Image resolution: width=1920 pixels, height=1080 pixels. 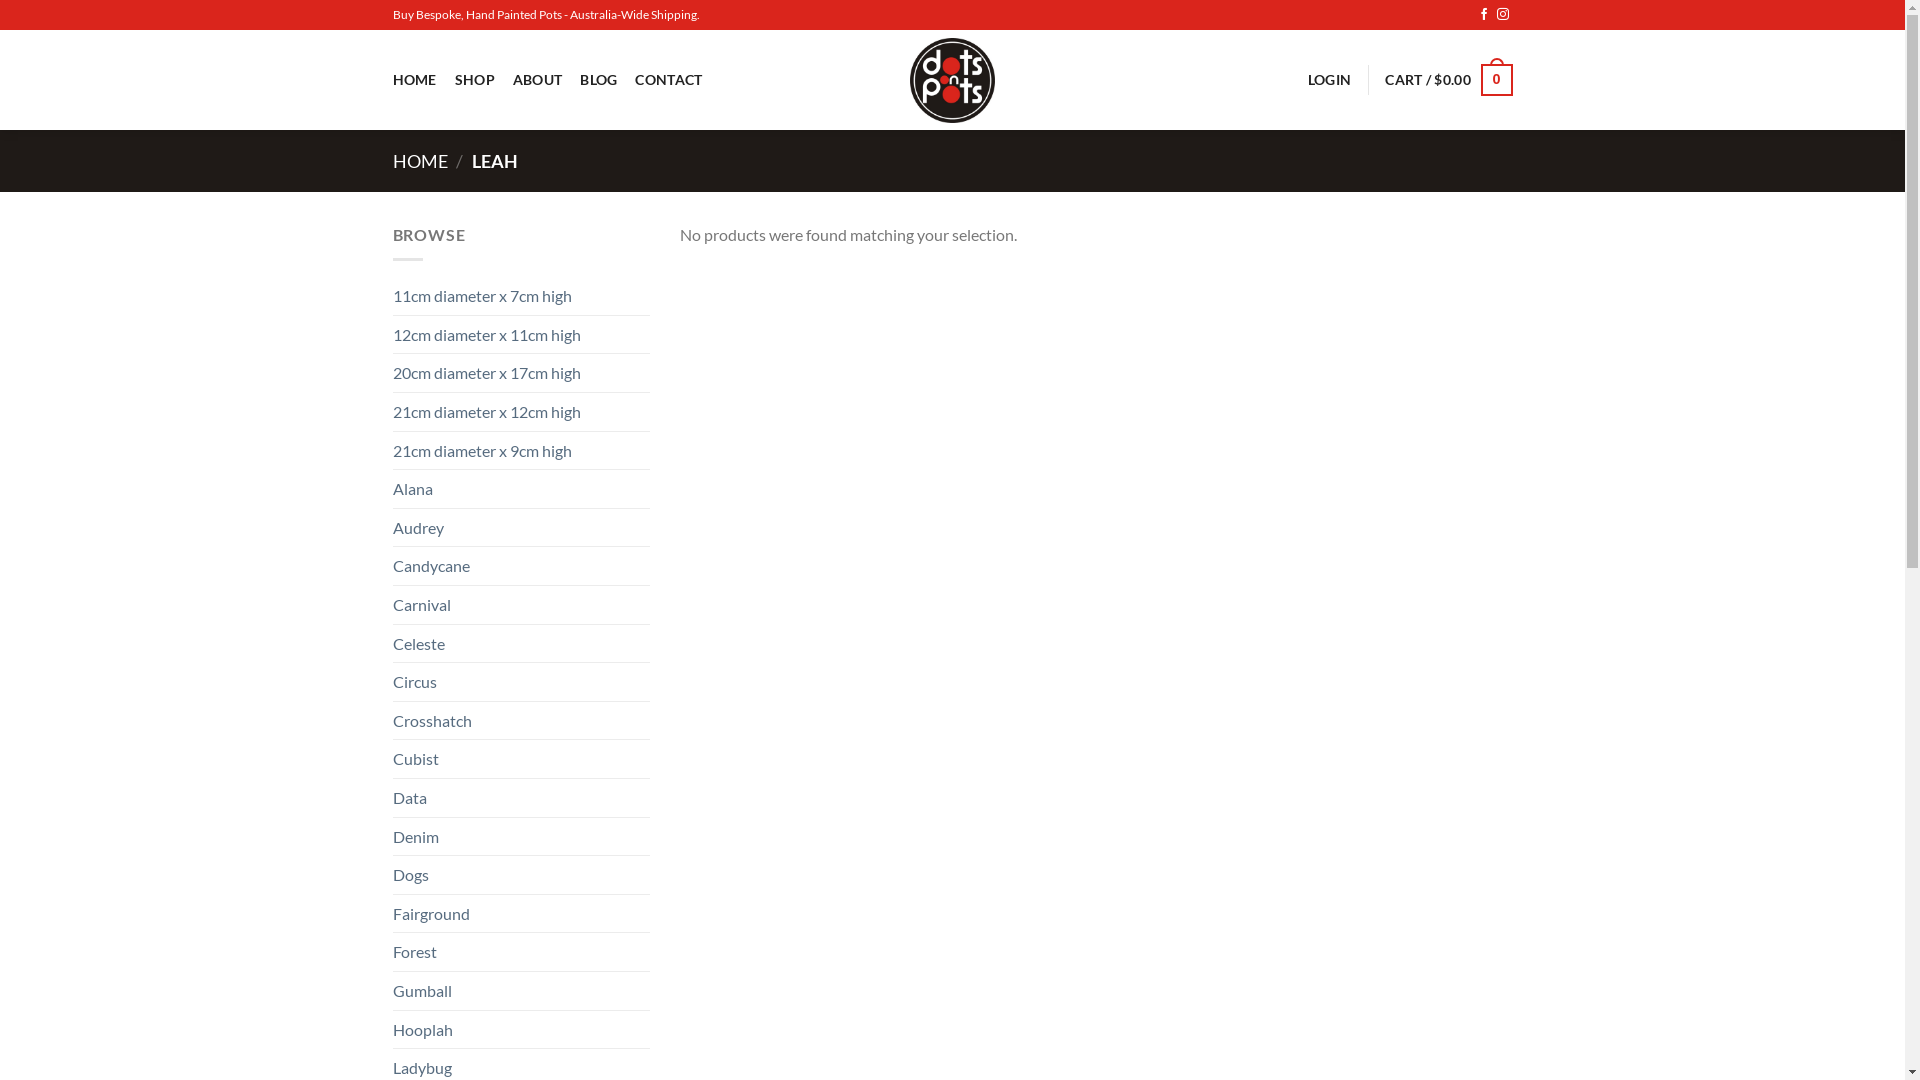 I want to click on '20cm diameter x 17cm high', so click(x=521, y=373).